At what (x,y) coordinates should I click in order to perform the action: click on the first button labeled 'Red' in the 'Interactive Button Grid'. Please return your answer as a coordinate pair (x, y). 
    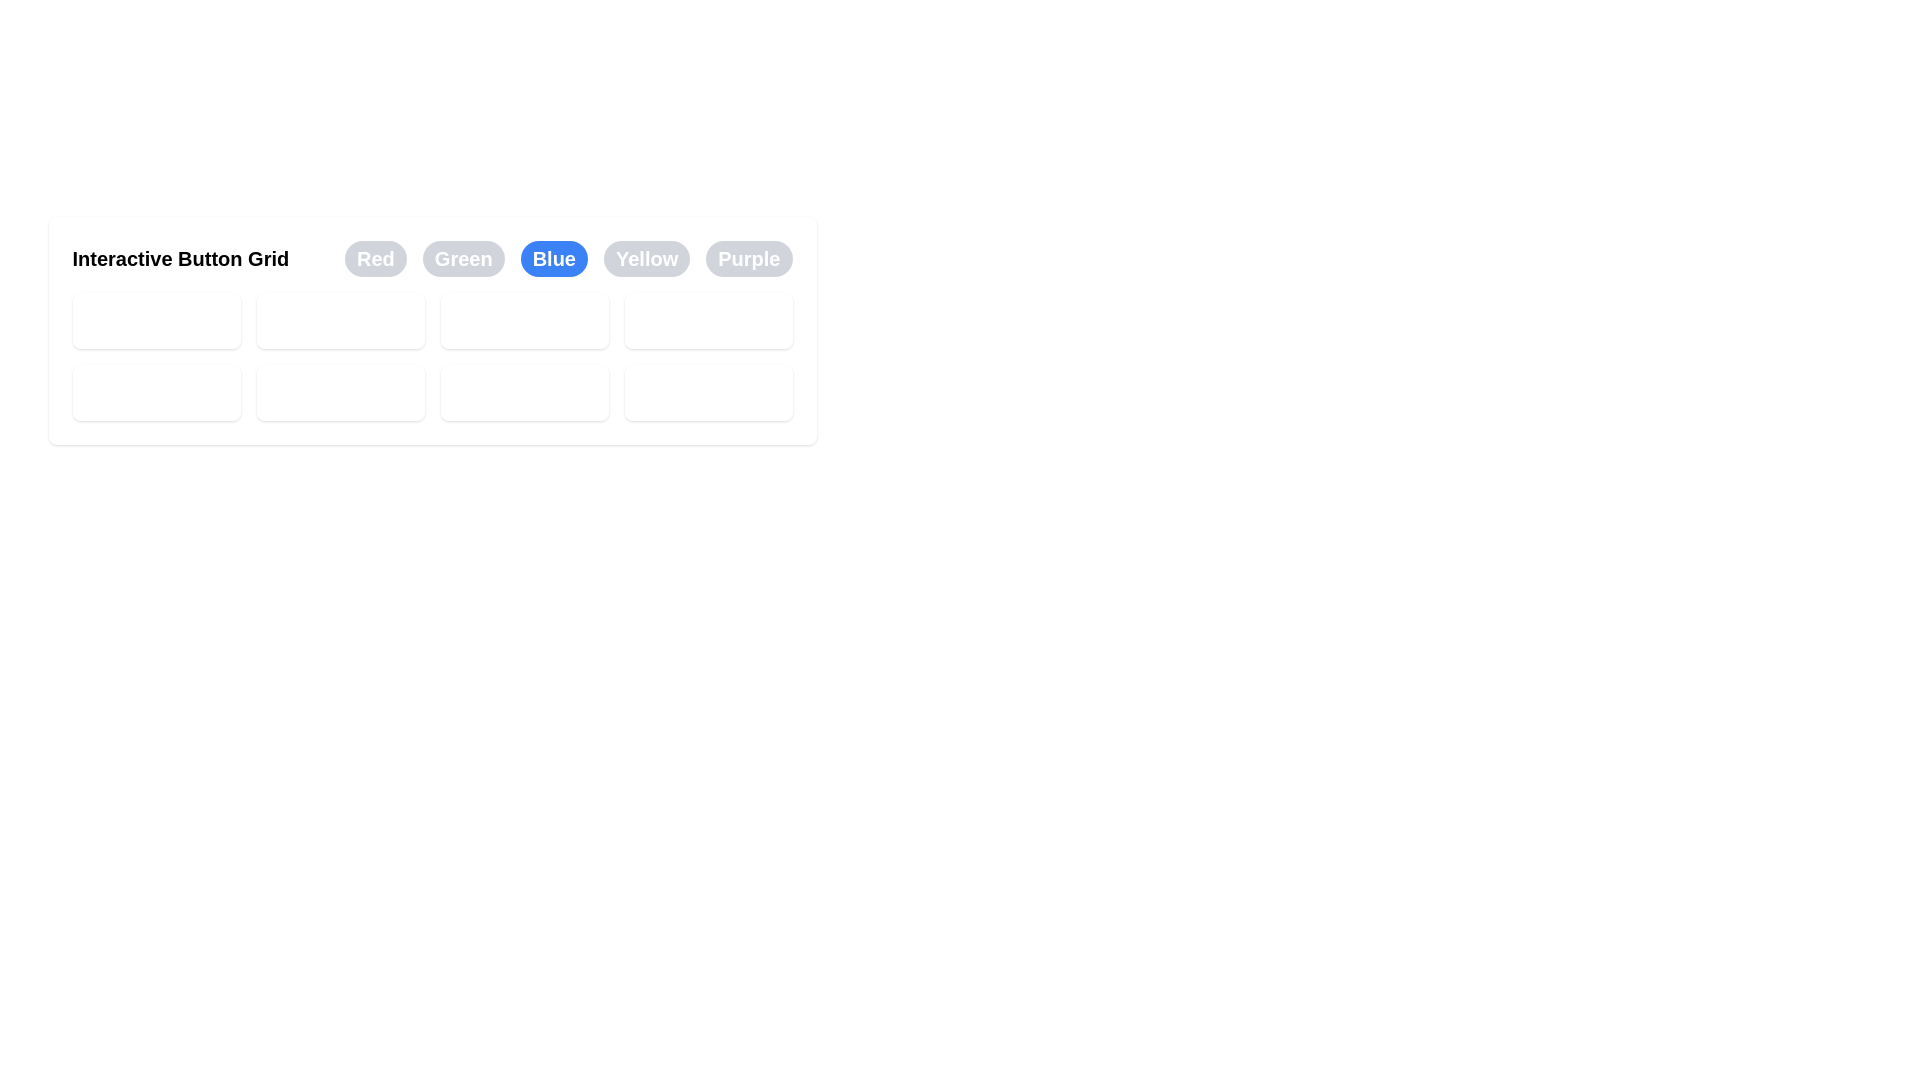
    Looking at the image, I should click on (375, 257).